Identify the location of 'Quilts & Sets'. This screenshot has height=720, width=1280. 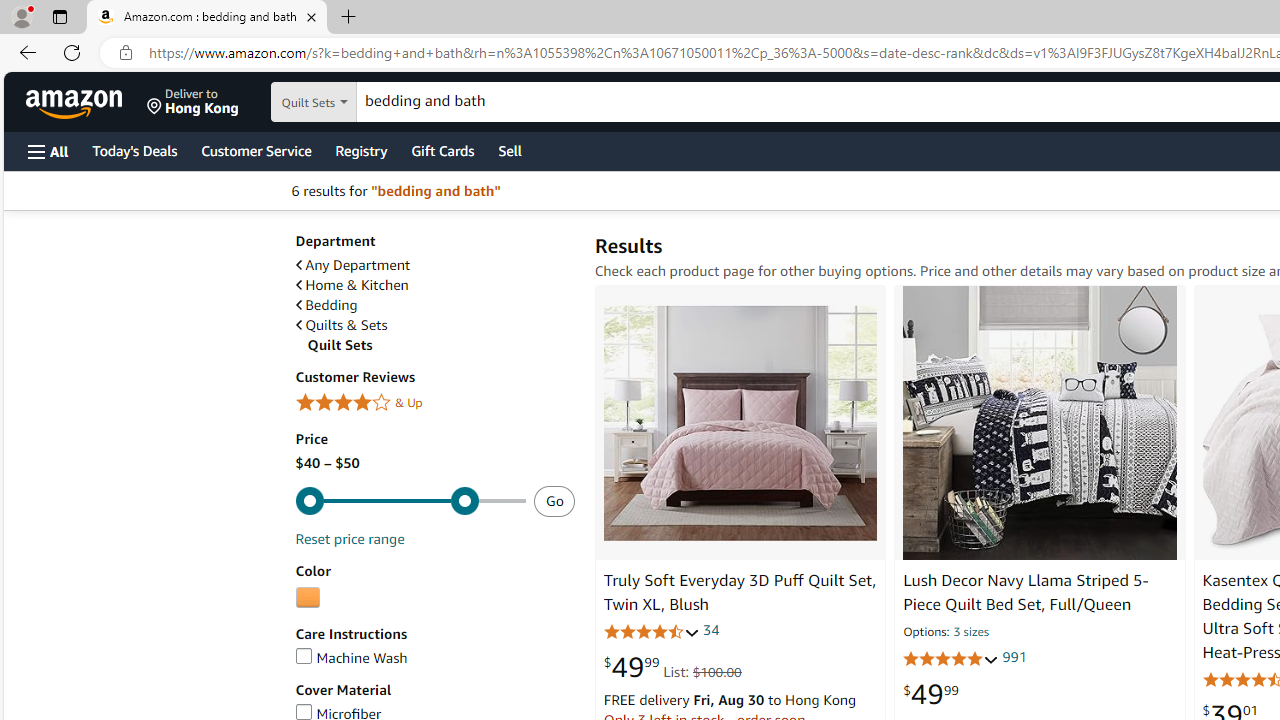
(341, 324).